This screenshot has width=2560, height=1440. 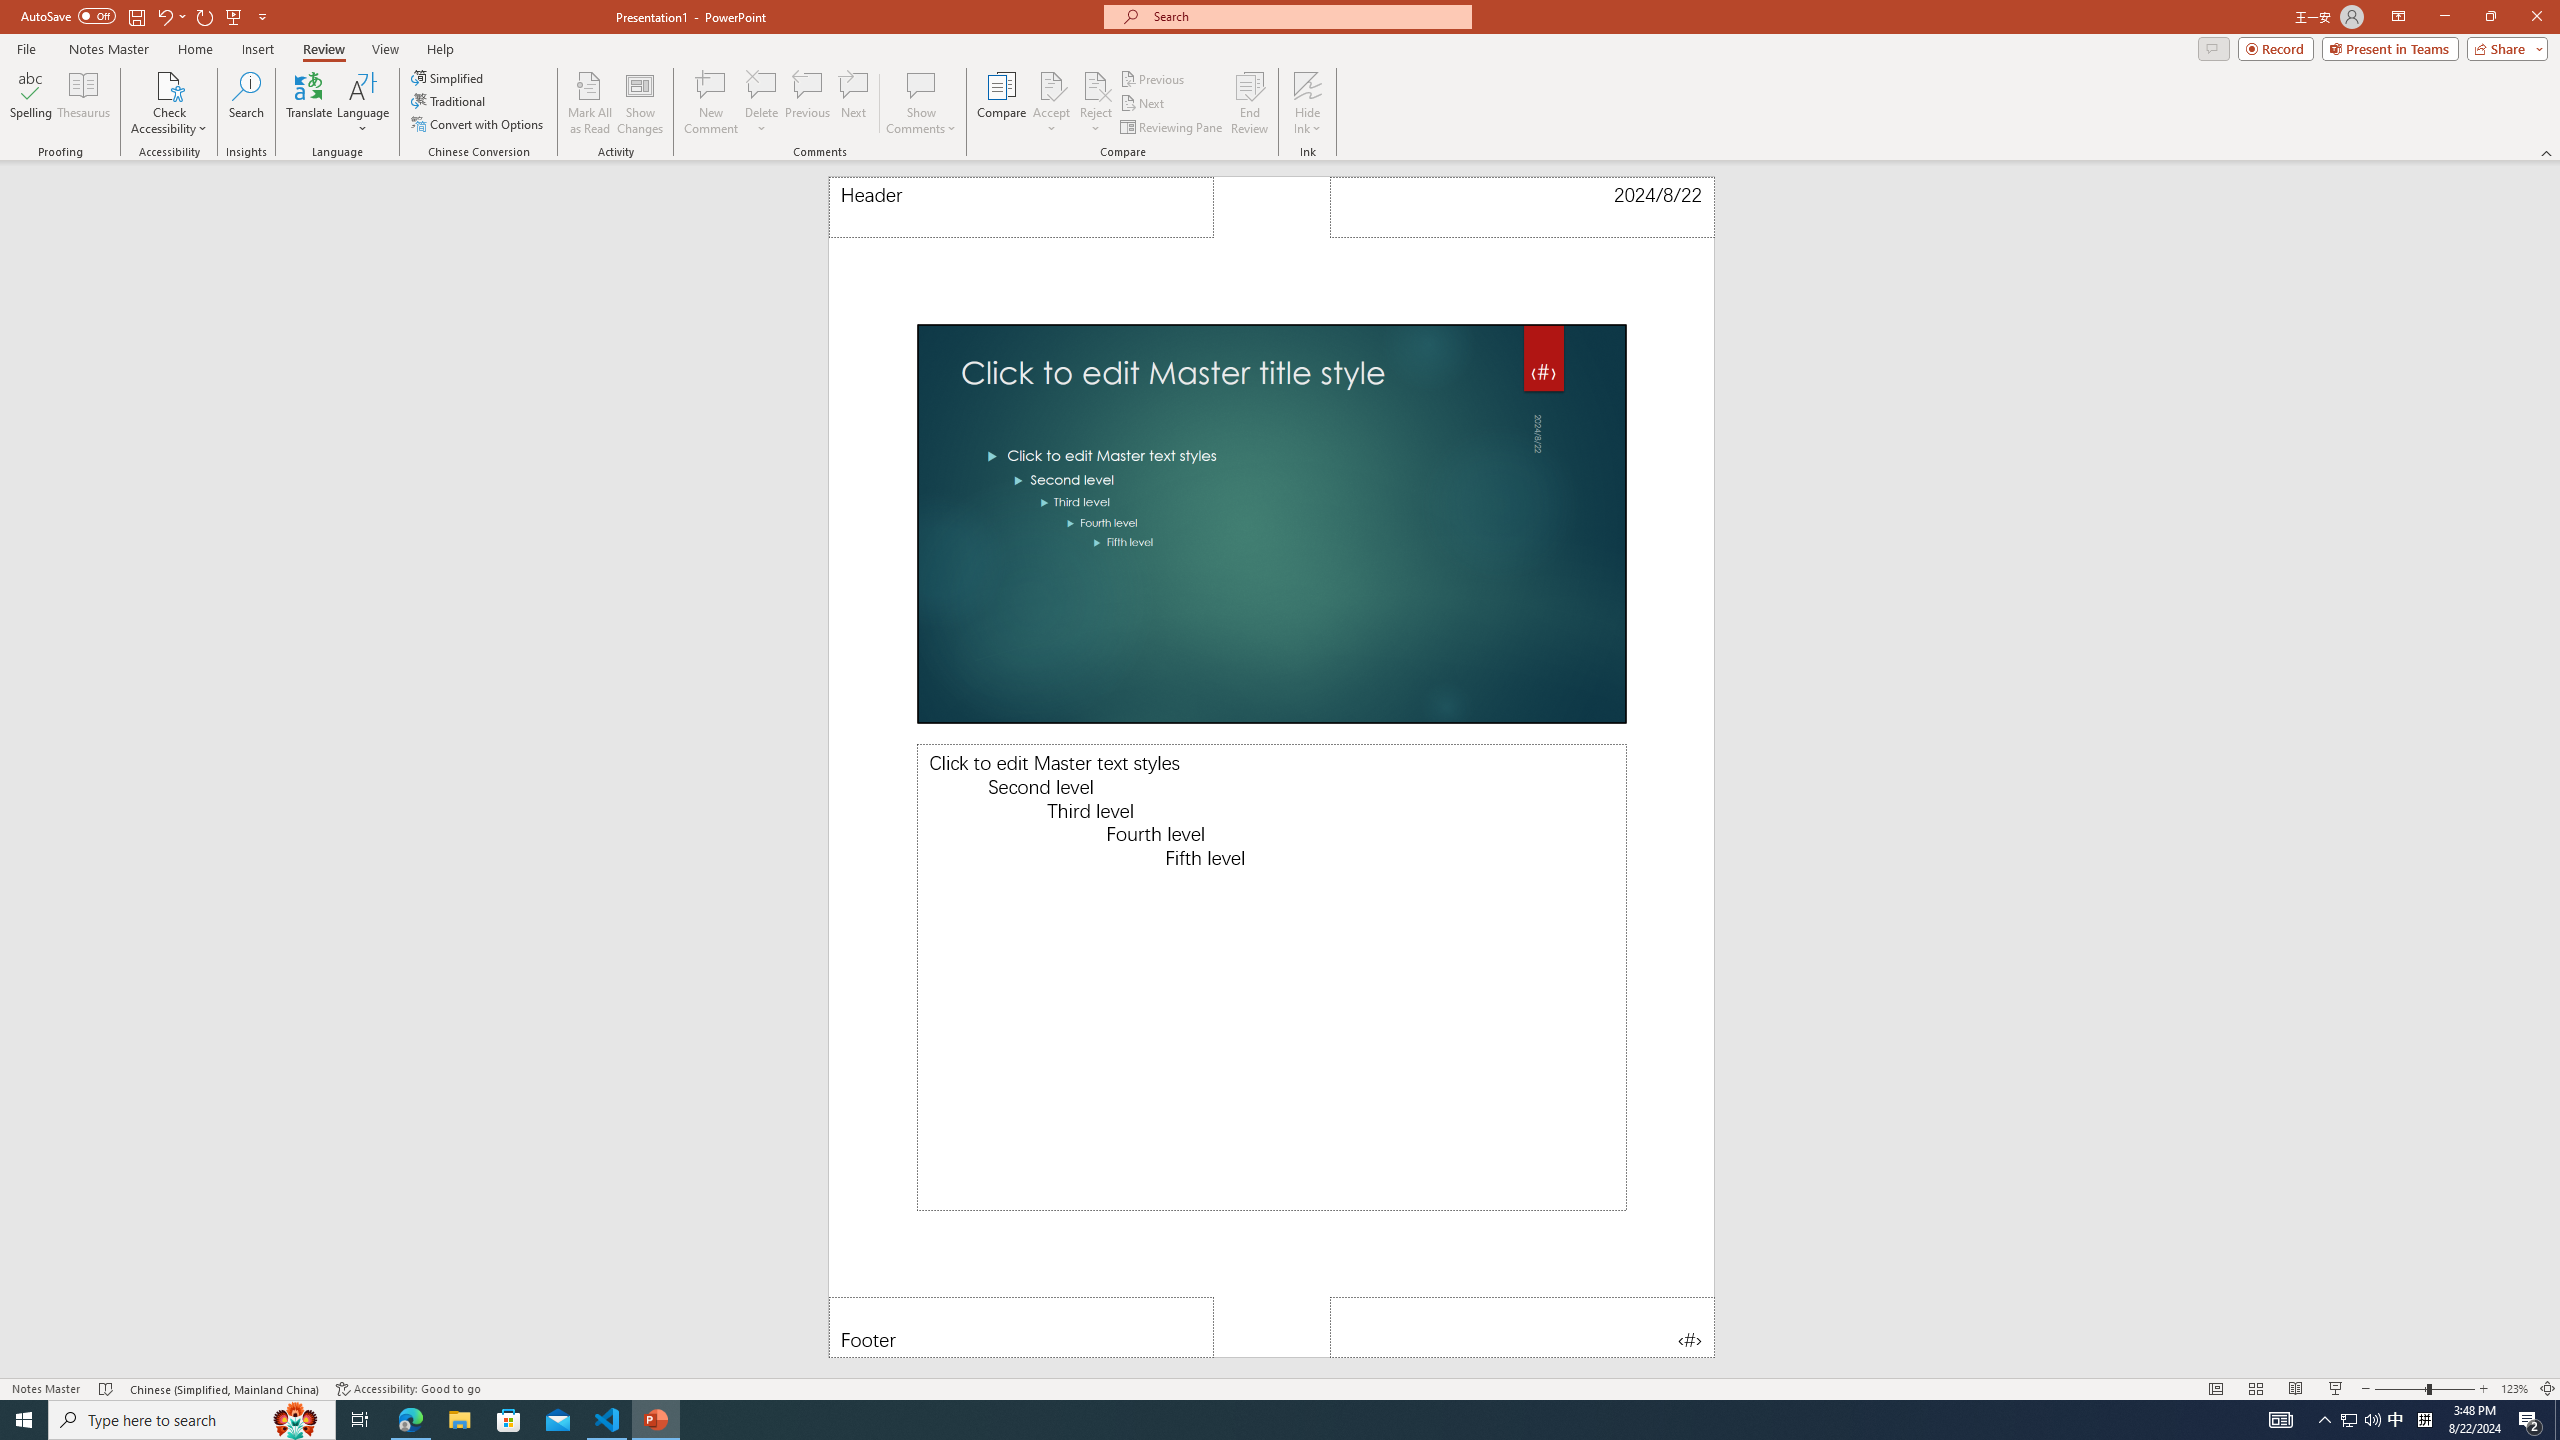 I want to click on 'Compare', so click(x=1002, y=103).